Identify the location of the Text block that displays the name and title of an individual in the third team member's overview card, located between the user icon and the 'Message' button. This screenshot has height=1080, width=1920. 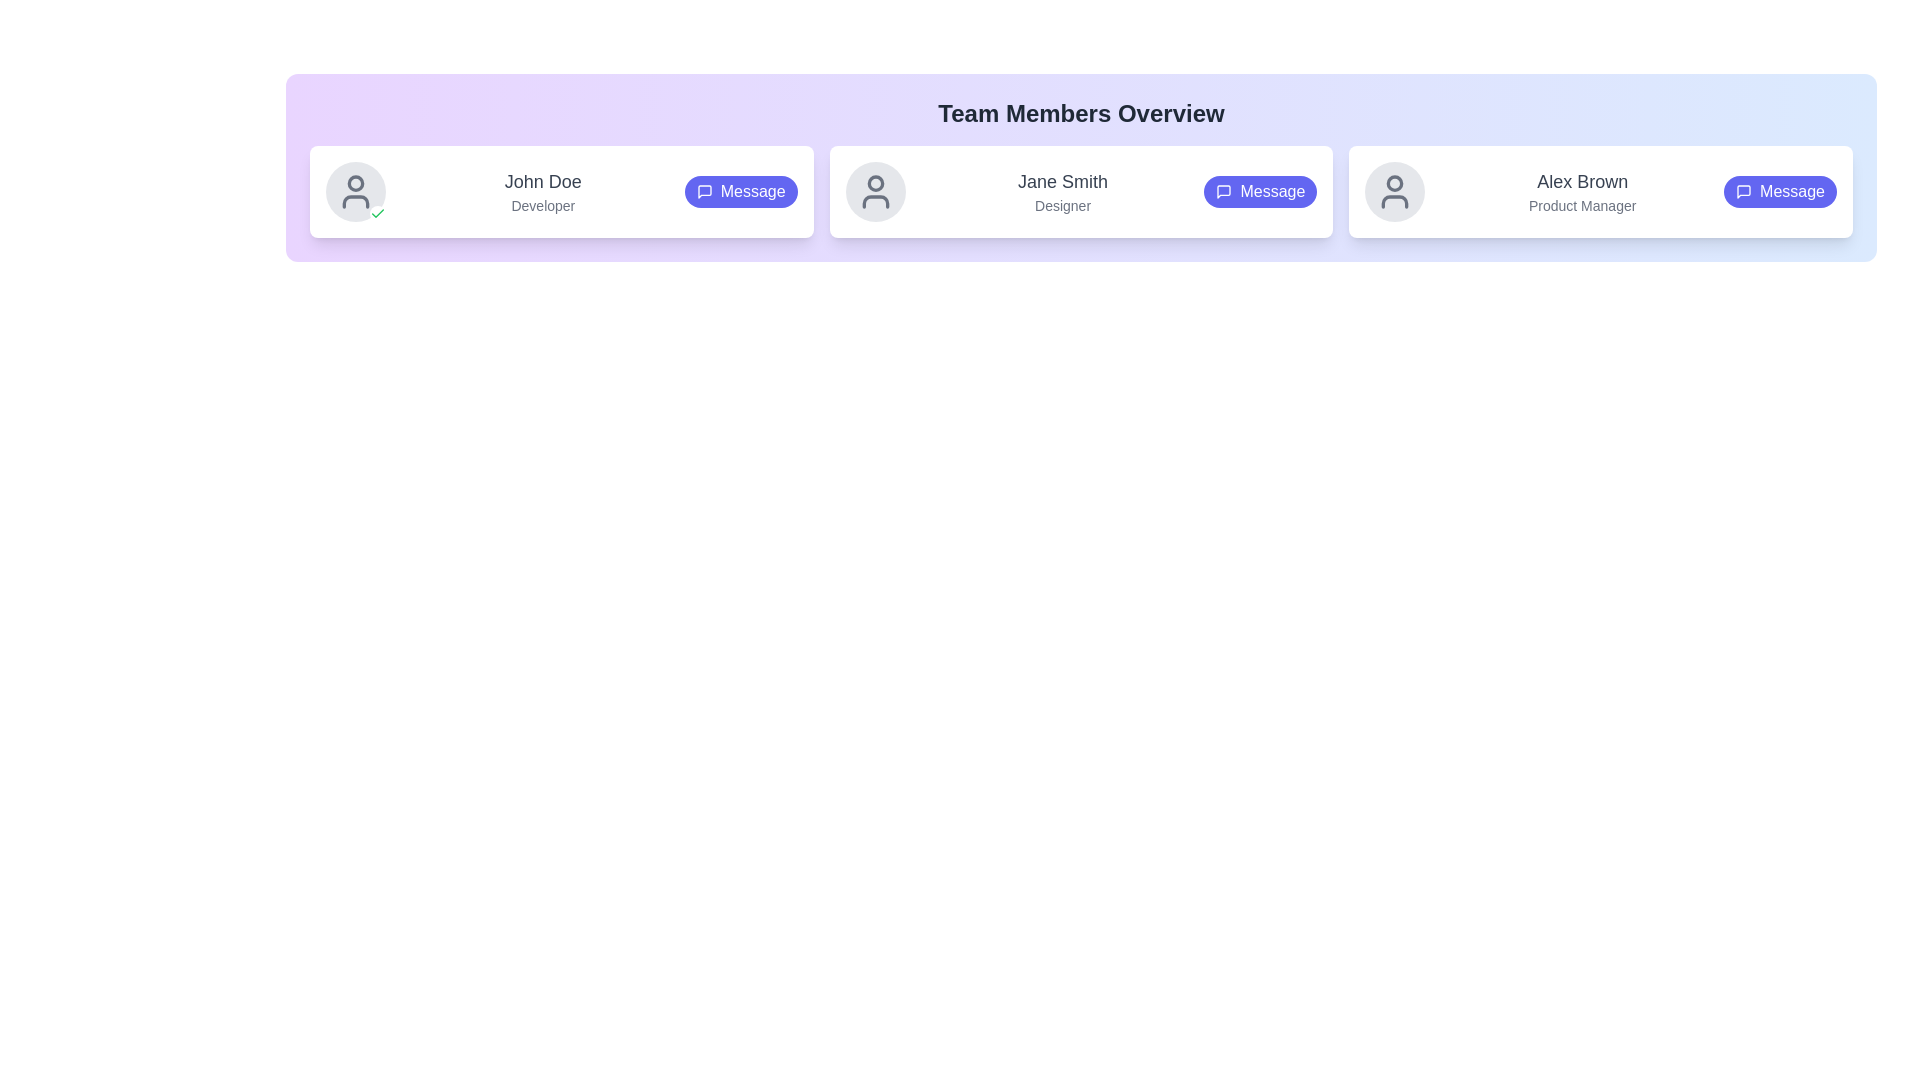
(1581, 192).